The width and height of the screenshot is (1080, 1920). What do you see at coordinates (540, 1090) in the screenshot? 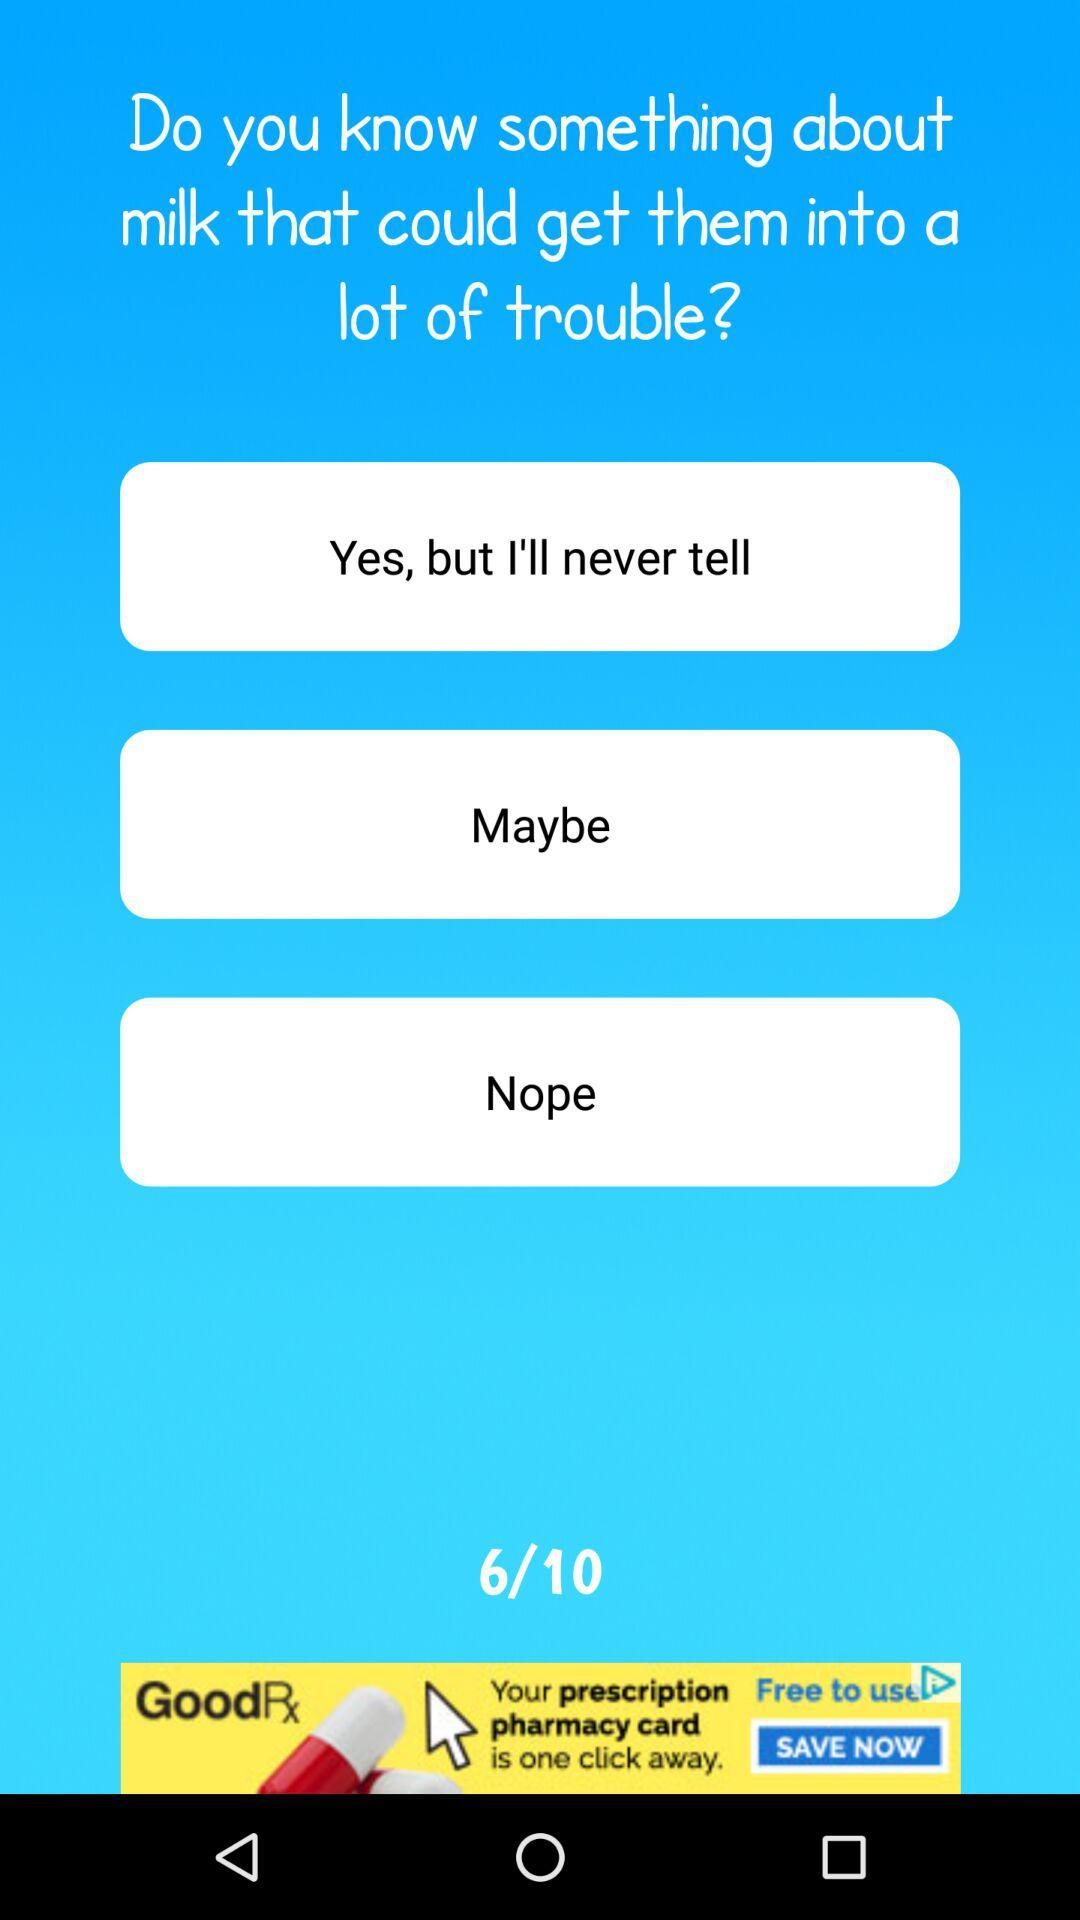
I see `chose the no option button` at bounding box center [540, 1090].